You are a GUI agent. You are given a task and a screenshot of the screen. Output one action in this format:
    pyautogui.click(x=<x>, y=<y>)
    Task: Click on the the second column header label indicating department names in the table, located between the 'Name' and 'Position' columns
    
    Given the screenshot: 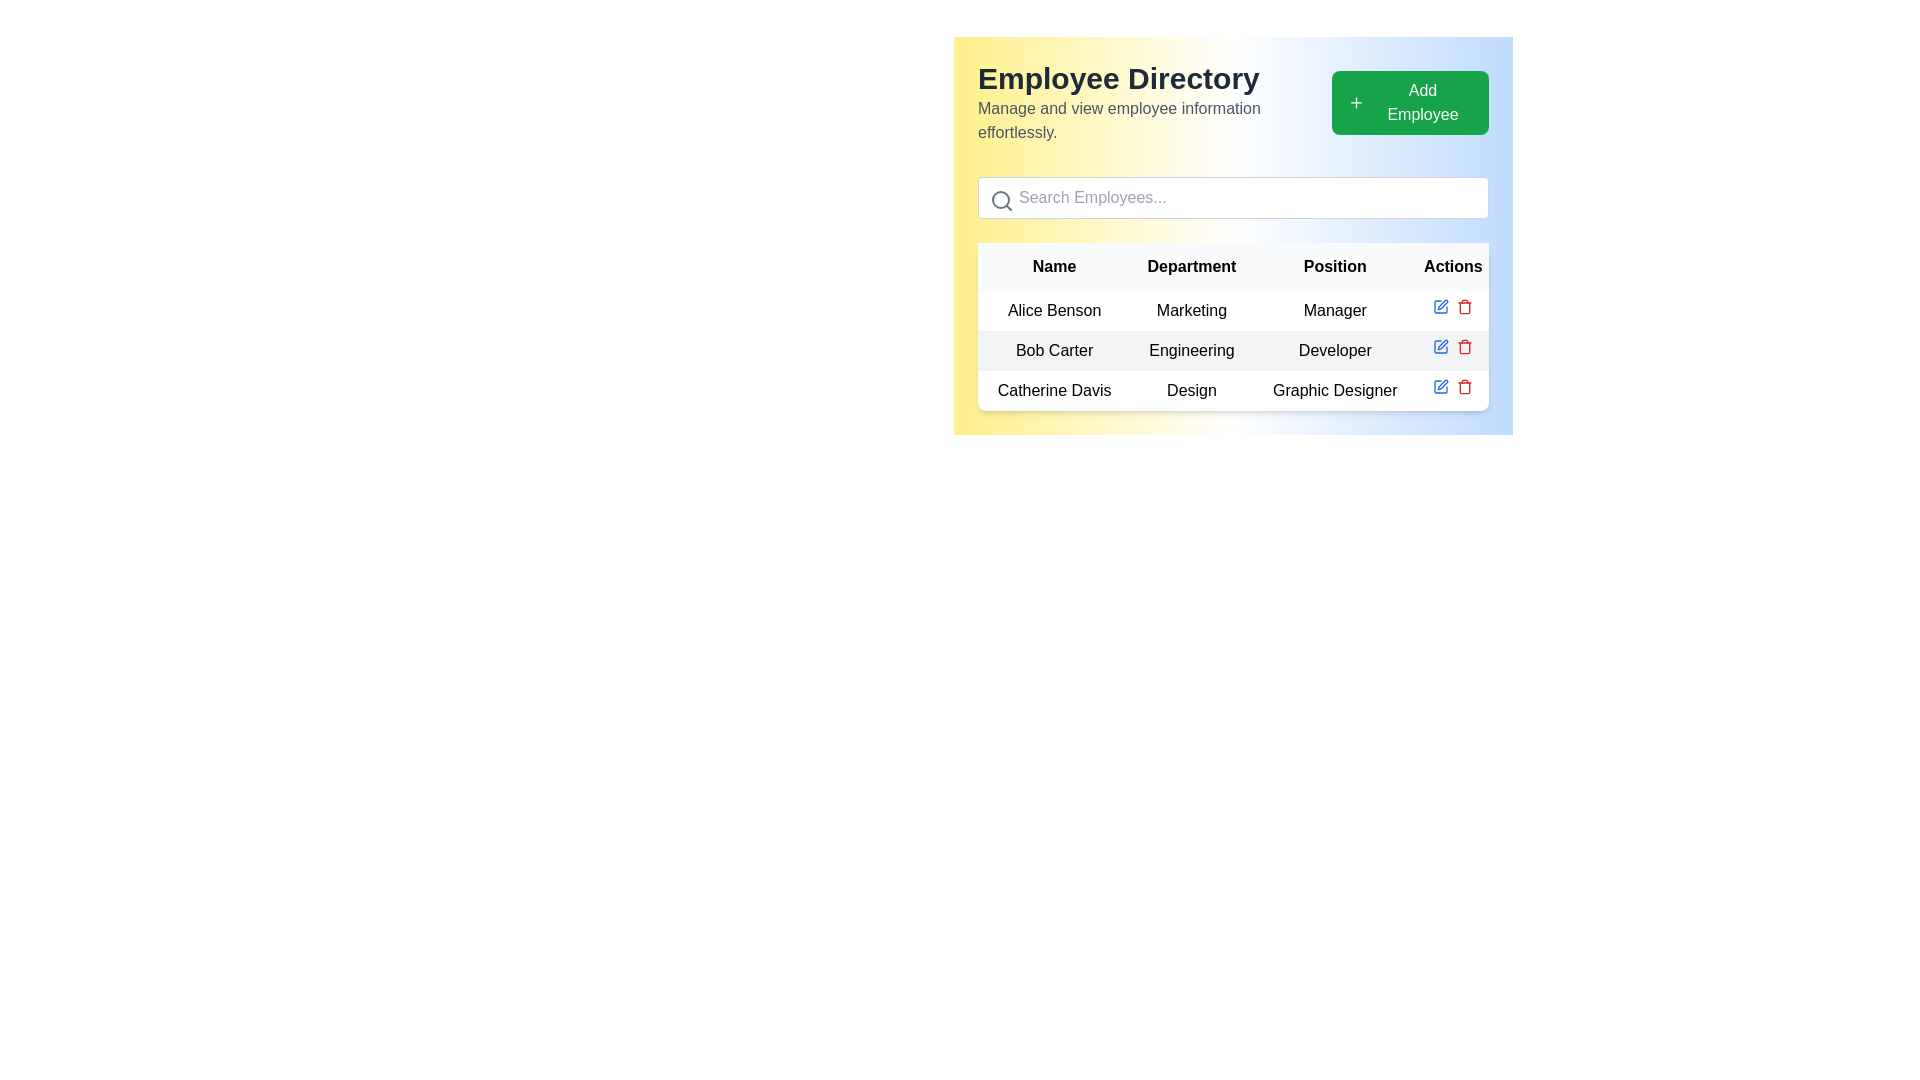 What is the action you would take?
    pyautogui.click(x=1191, y=265)
    